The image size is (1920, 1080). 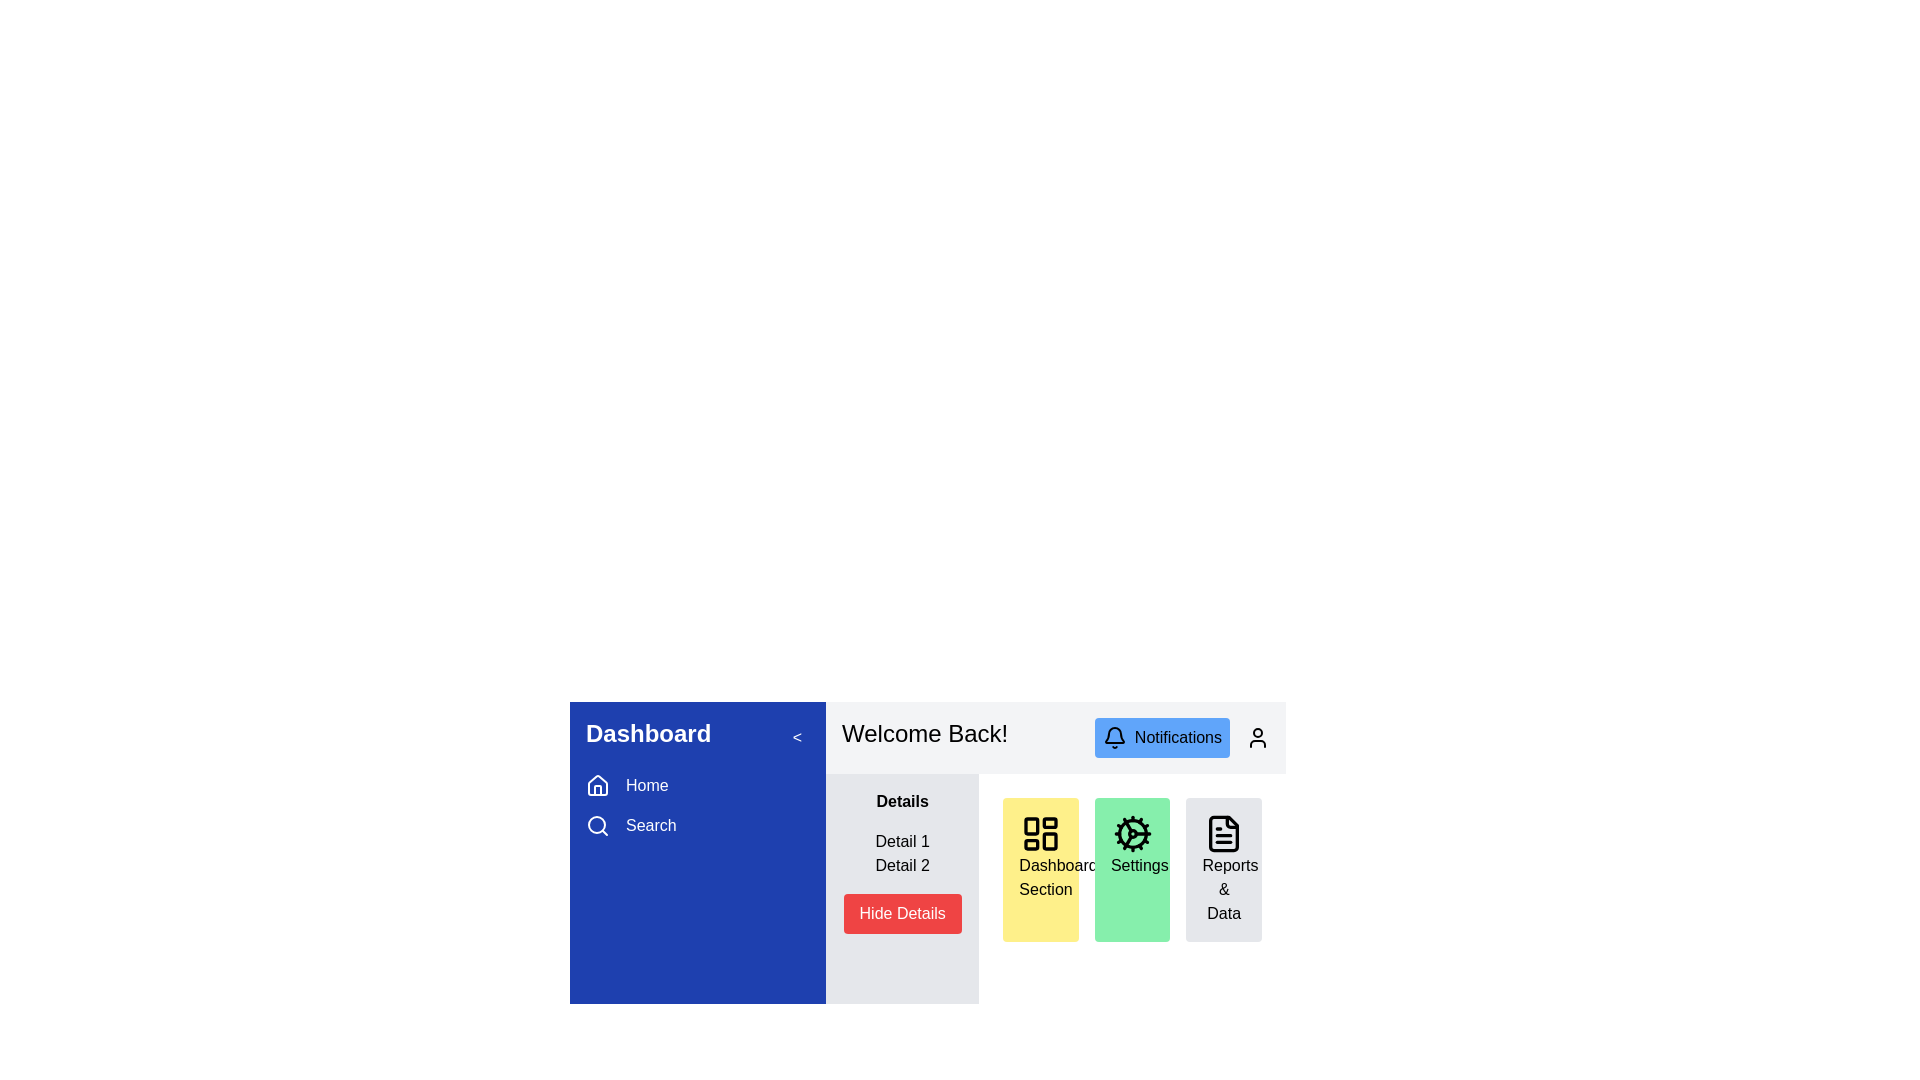 What do you see at coordinates (1040, 869) in the screenshot?
I see `the rectangular card with a yellow background that has the title 'Dashboard Section' and a dashboard icon at the top-center` at bounding box center [1040, 869].